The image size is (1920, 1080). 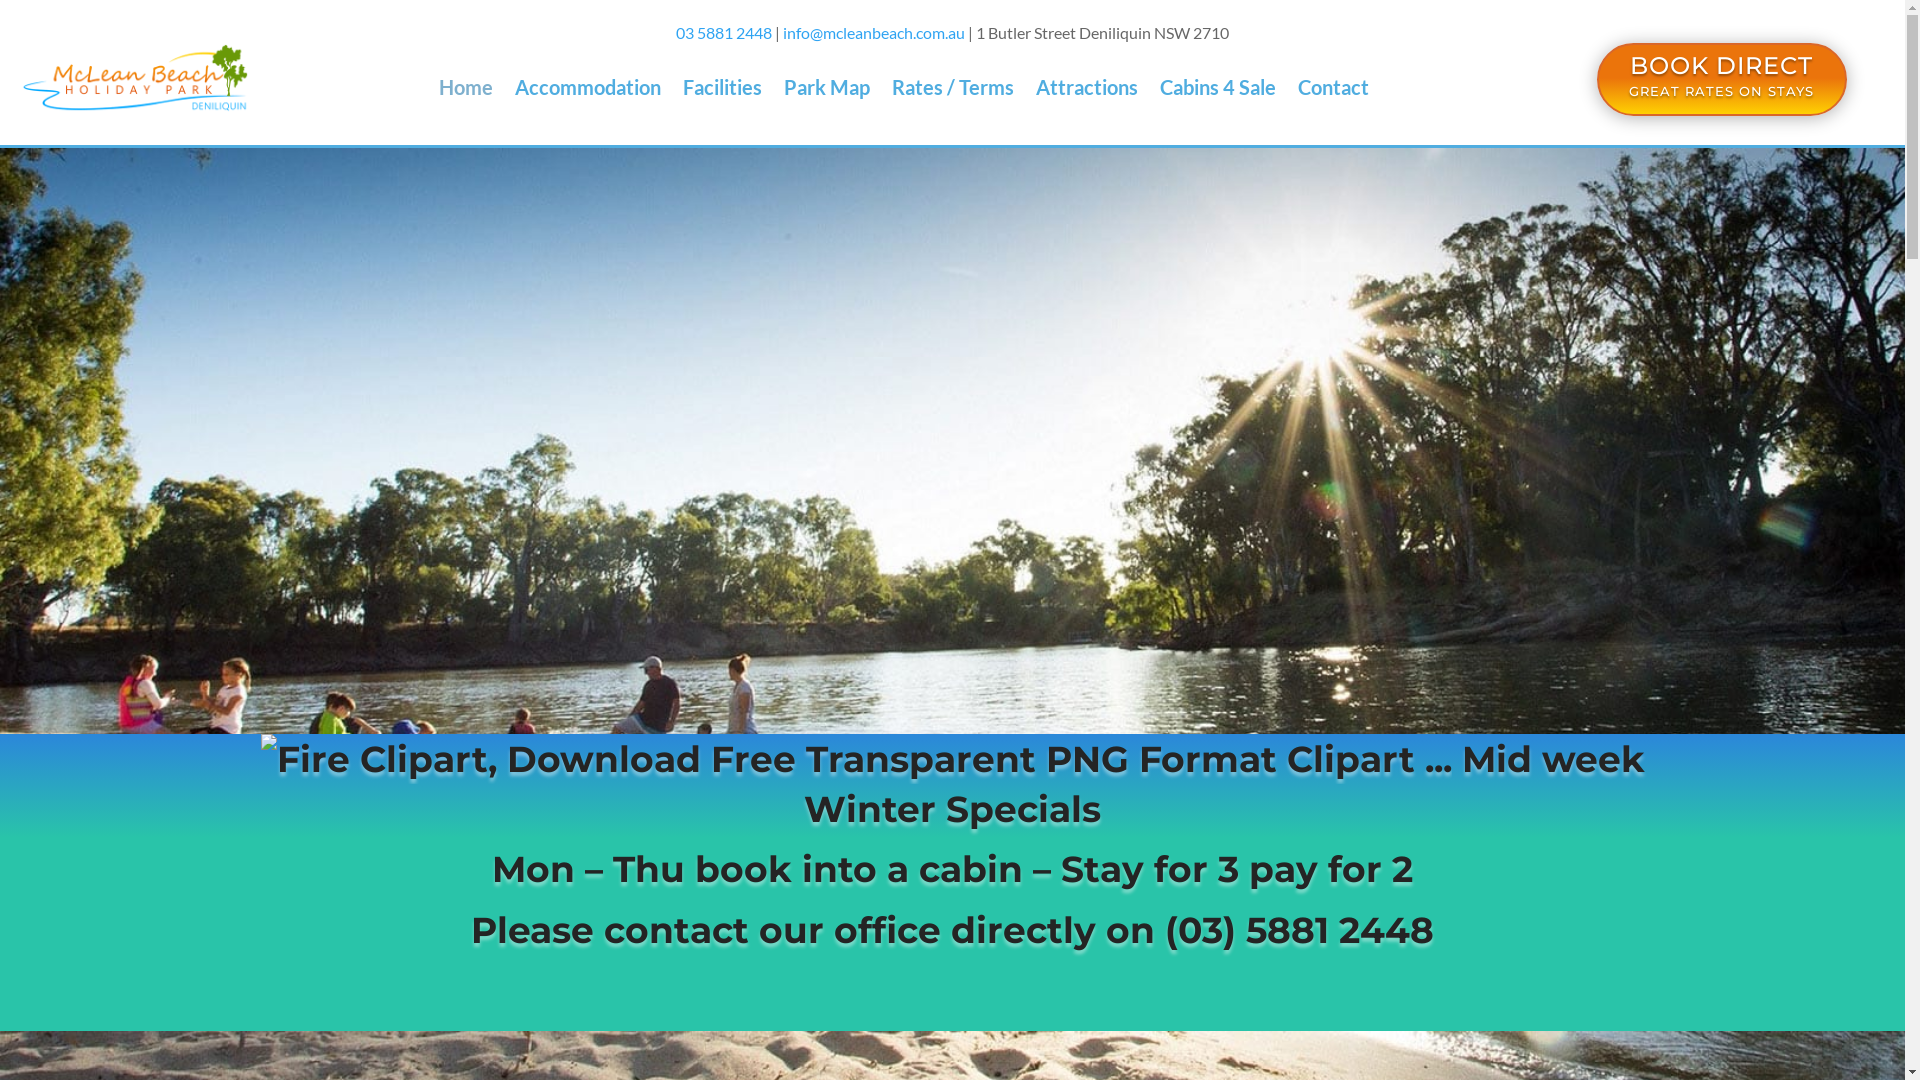 I want to click on 'Accommodation', so click(x=587, y=91).